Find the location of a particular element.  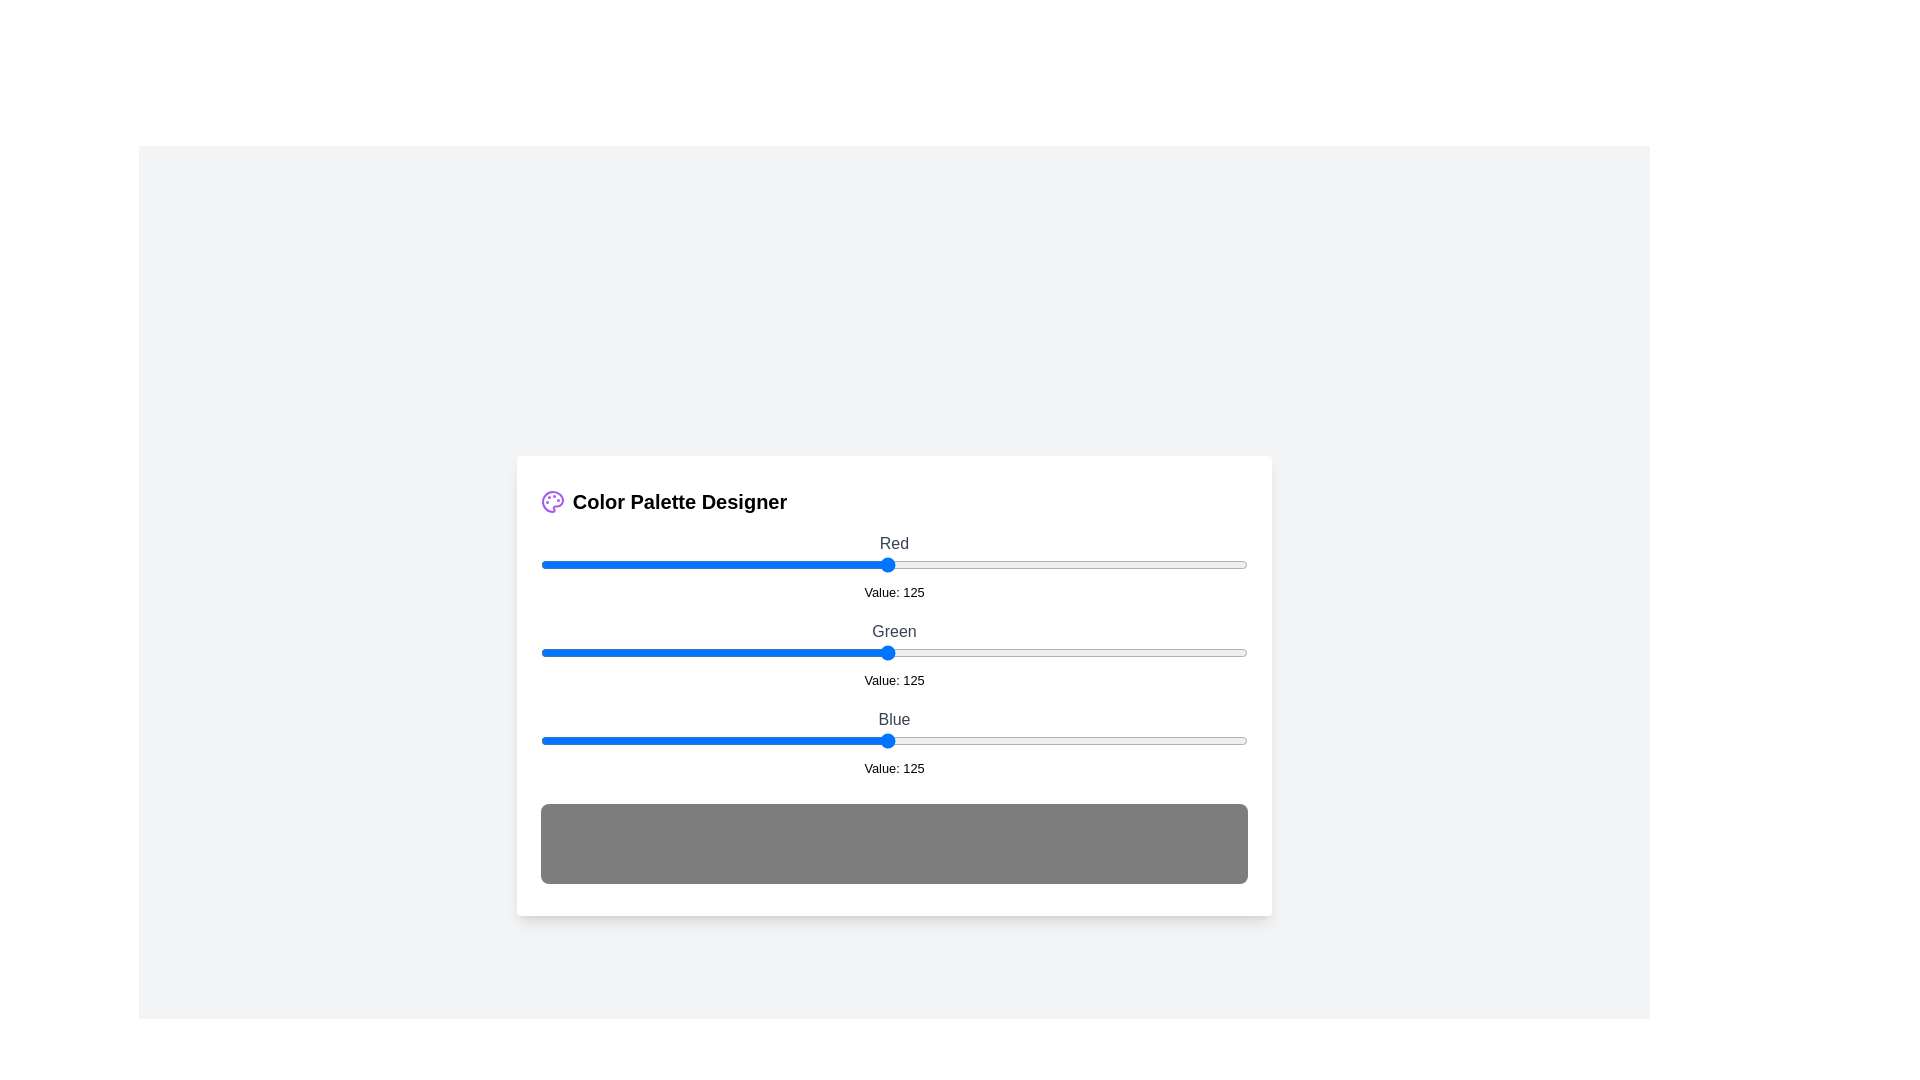

the 0 slider to 87 is located at coordinates (781, 564).